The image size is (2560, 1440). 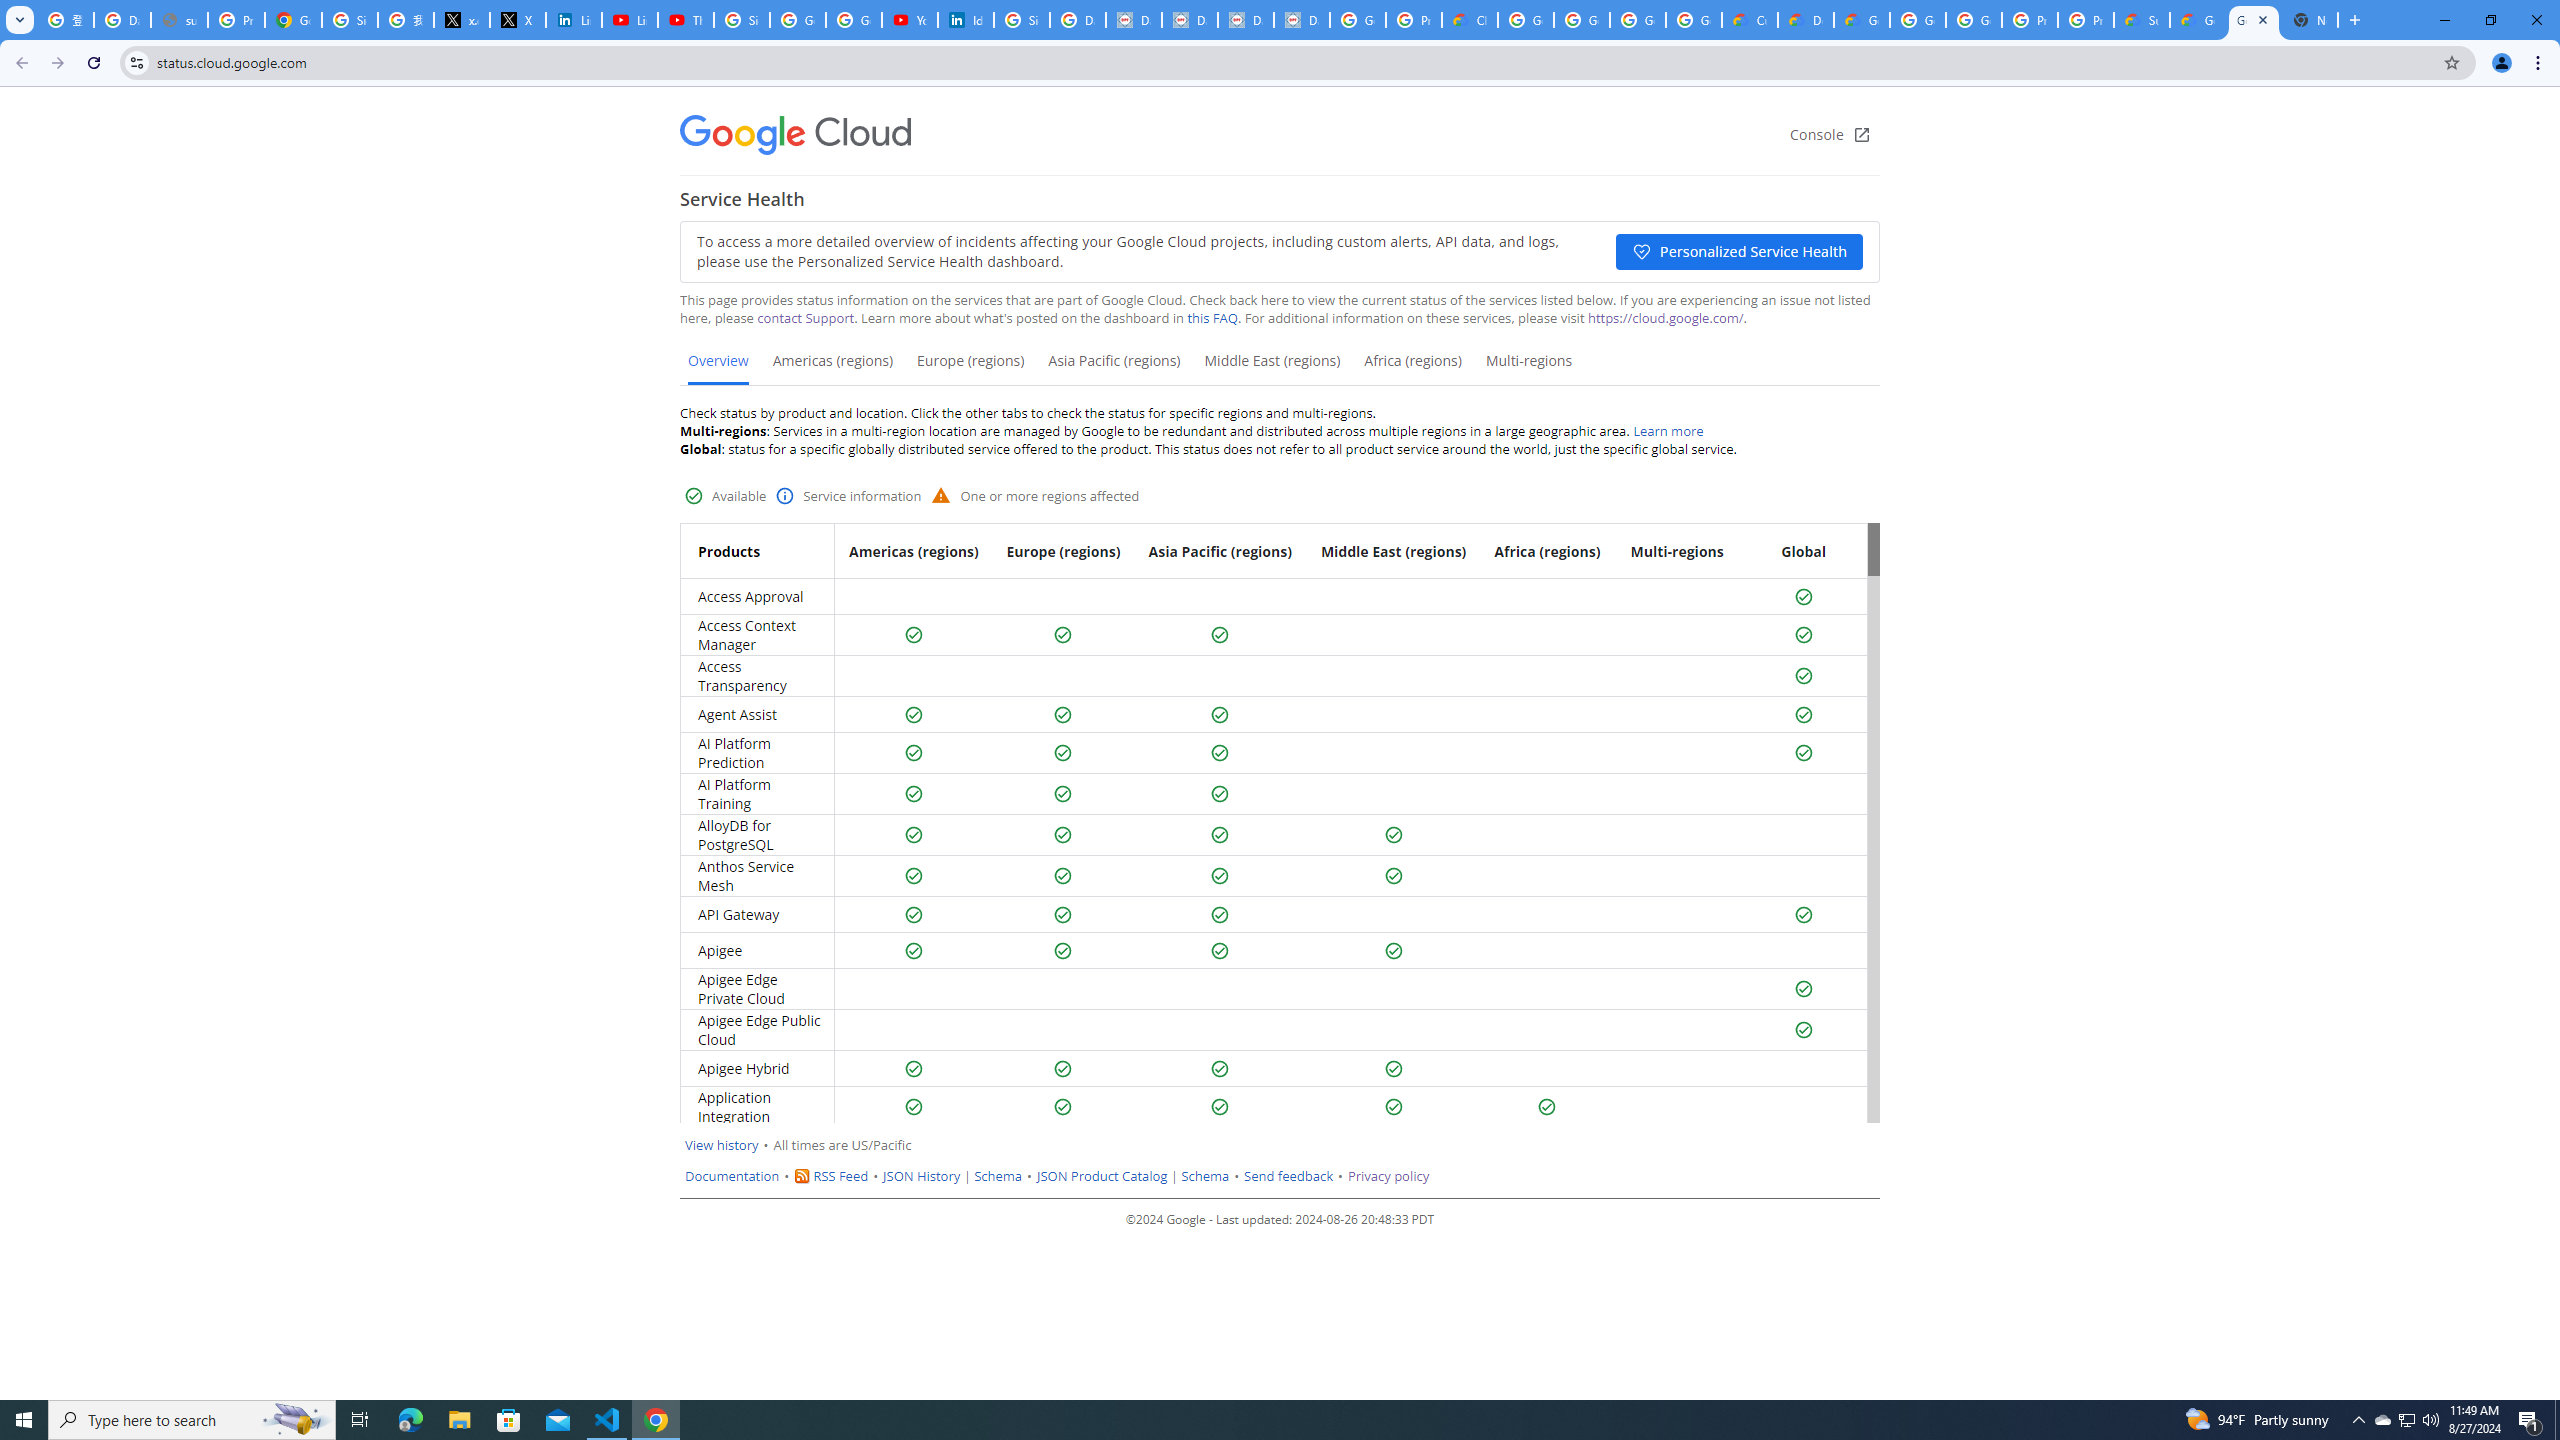 I want to click on 'Asia Pacific (regions)', so click(x=1112, y=367).